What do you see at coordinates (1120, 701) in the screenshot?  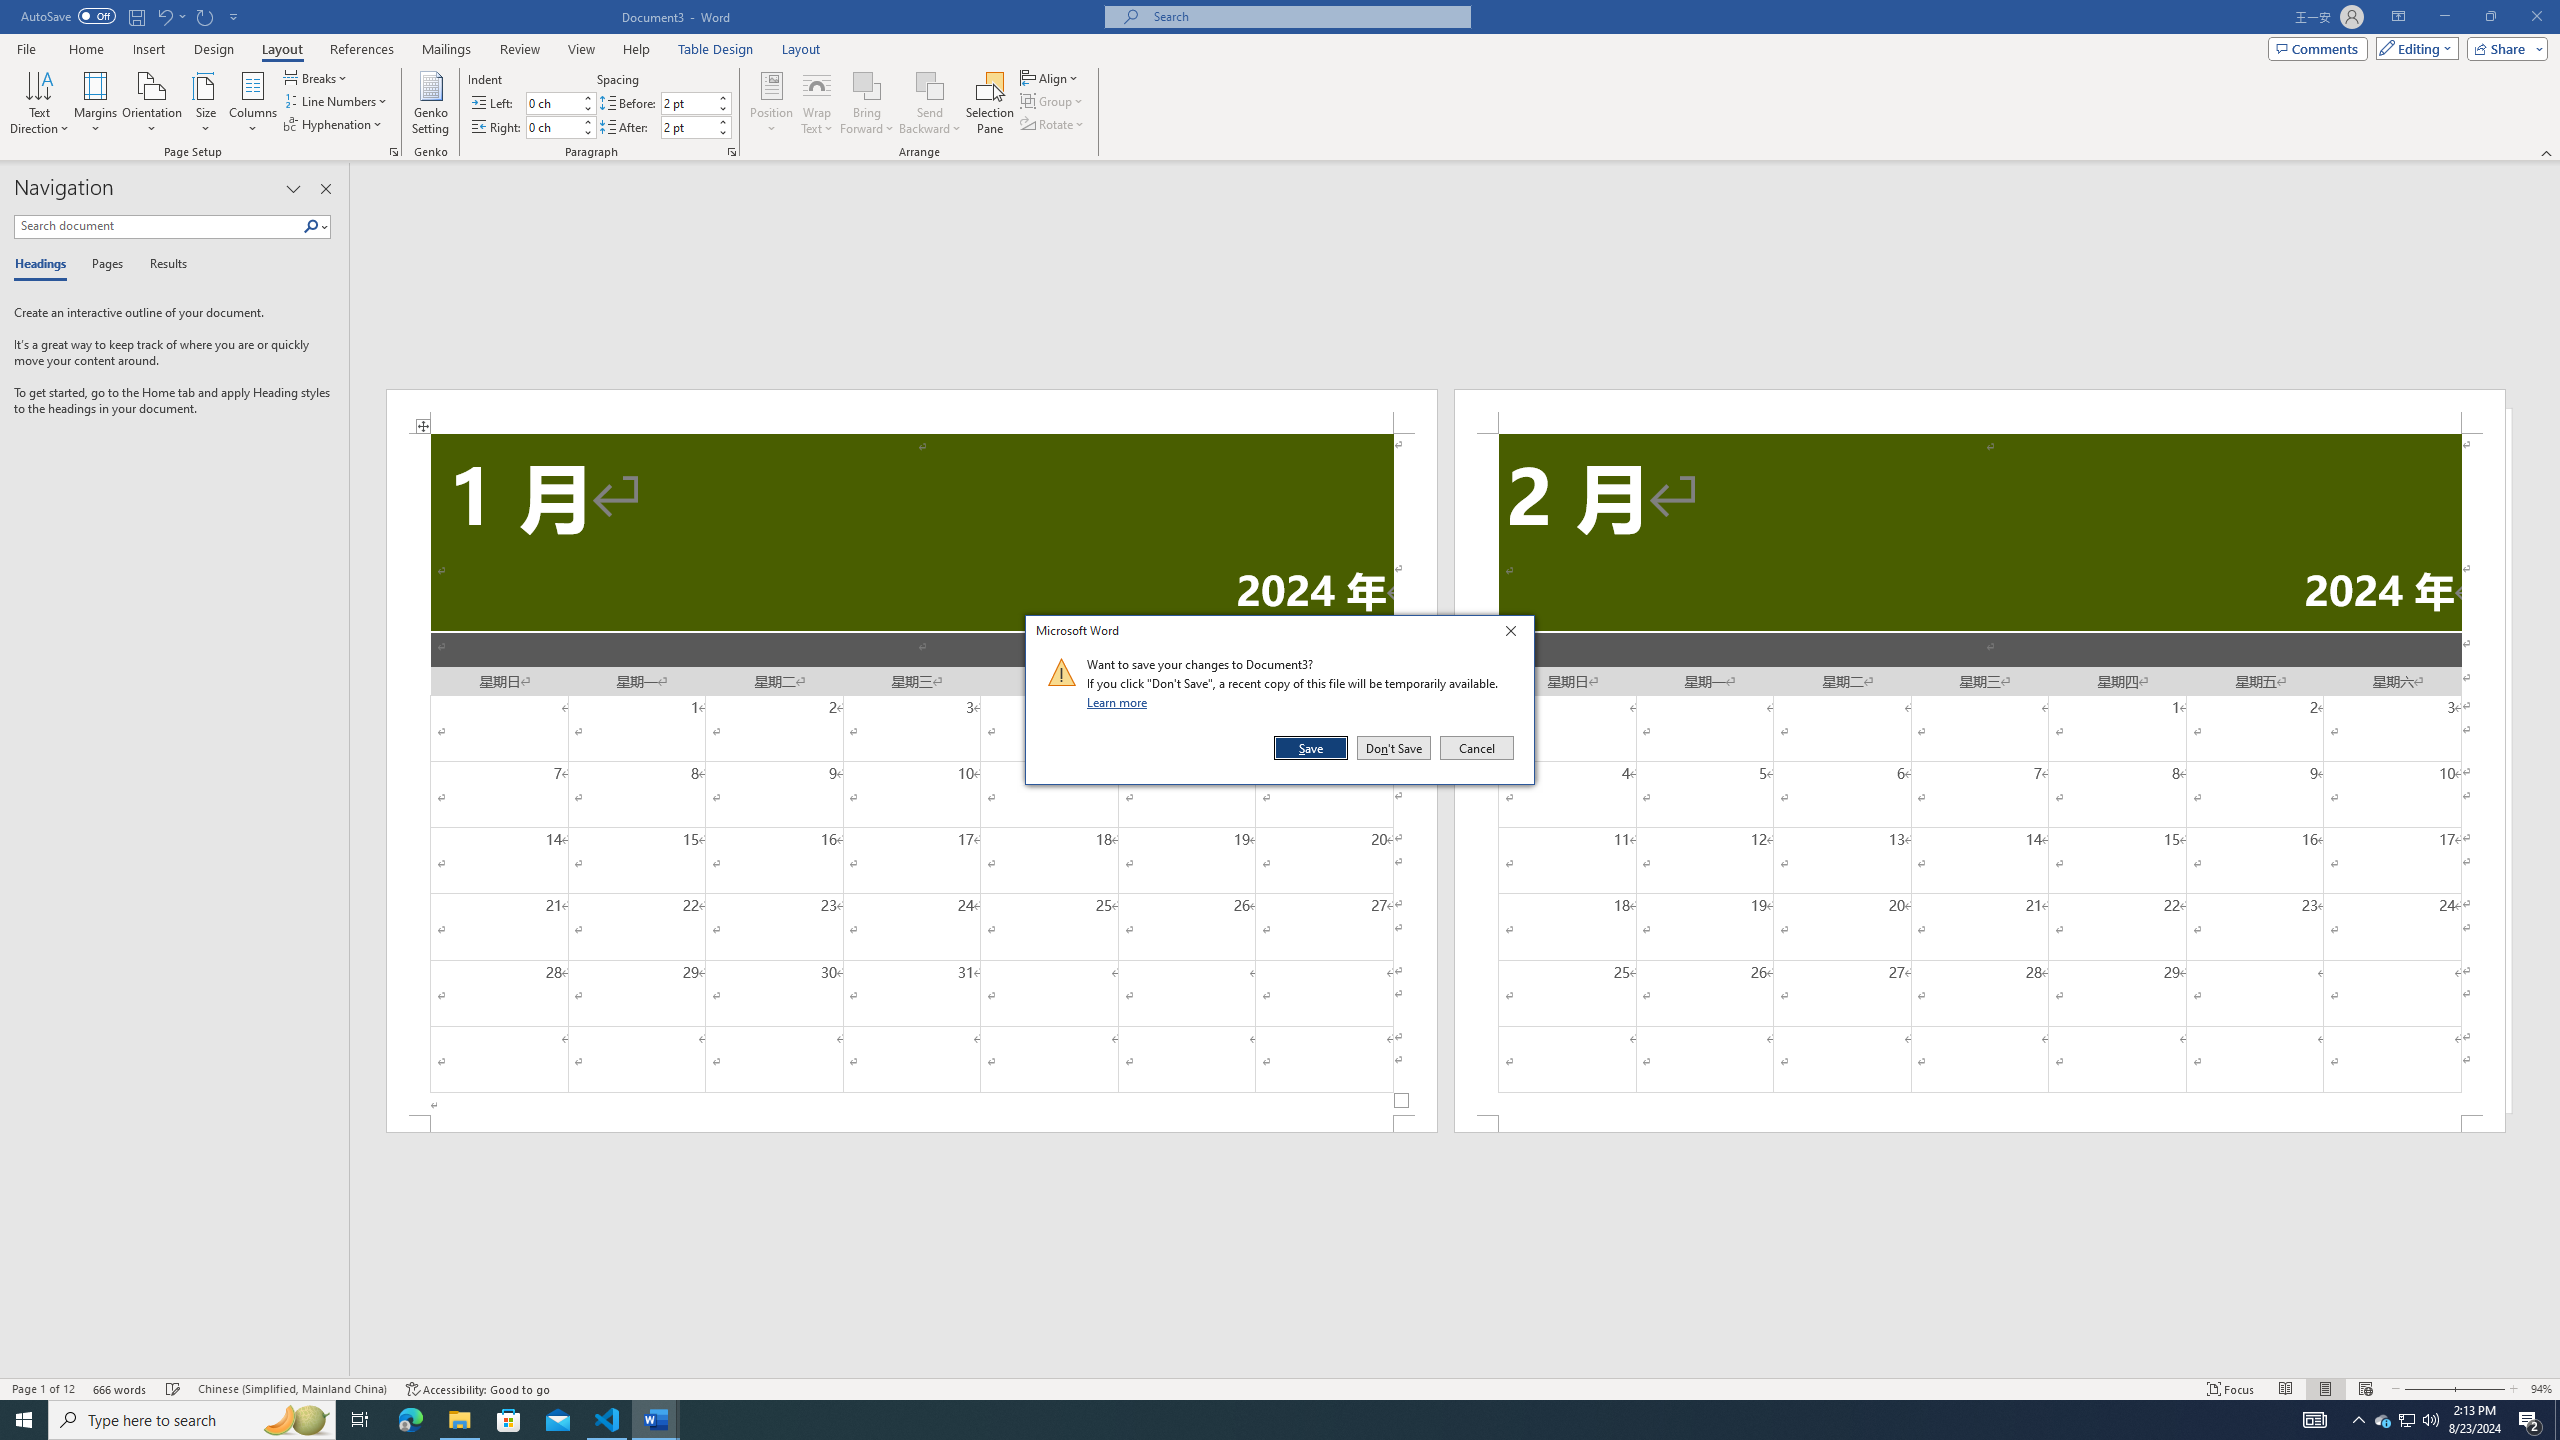 I see `'Learn more'` at bounding box center [1120, 701].